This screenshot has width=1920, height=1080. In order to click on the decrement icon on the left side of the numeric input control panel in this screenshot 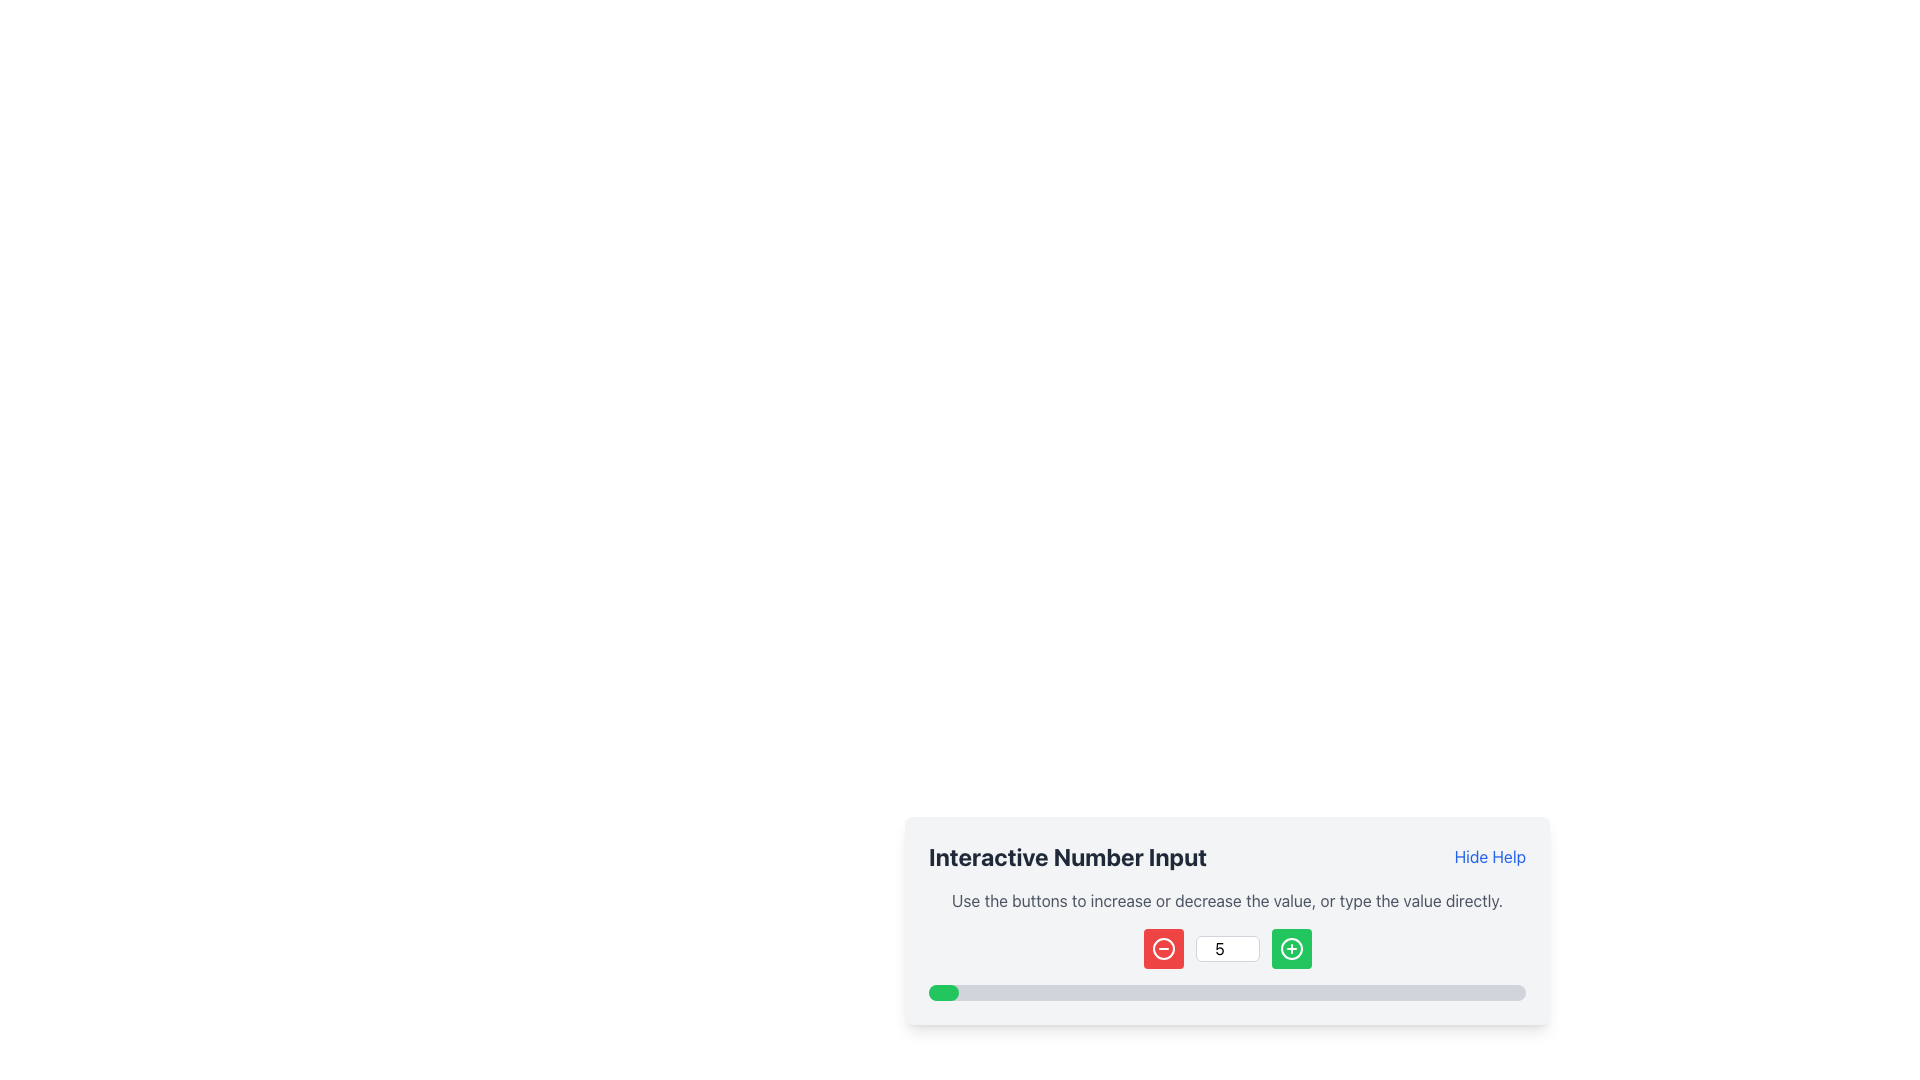, I will do `click(1163, 947)`.